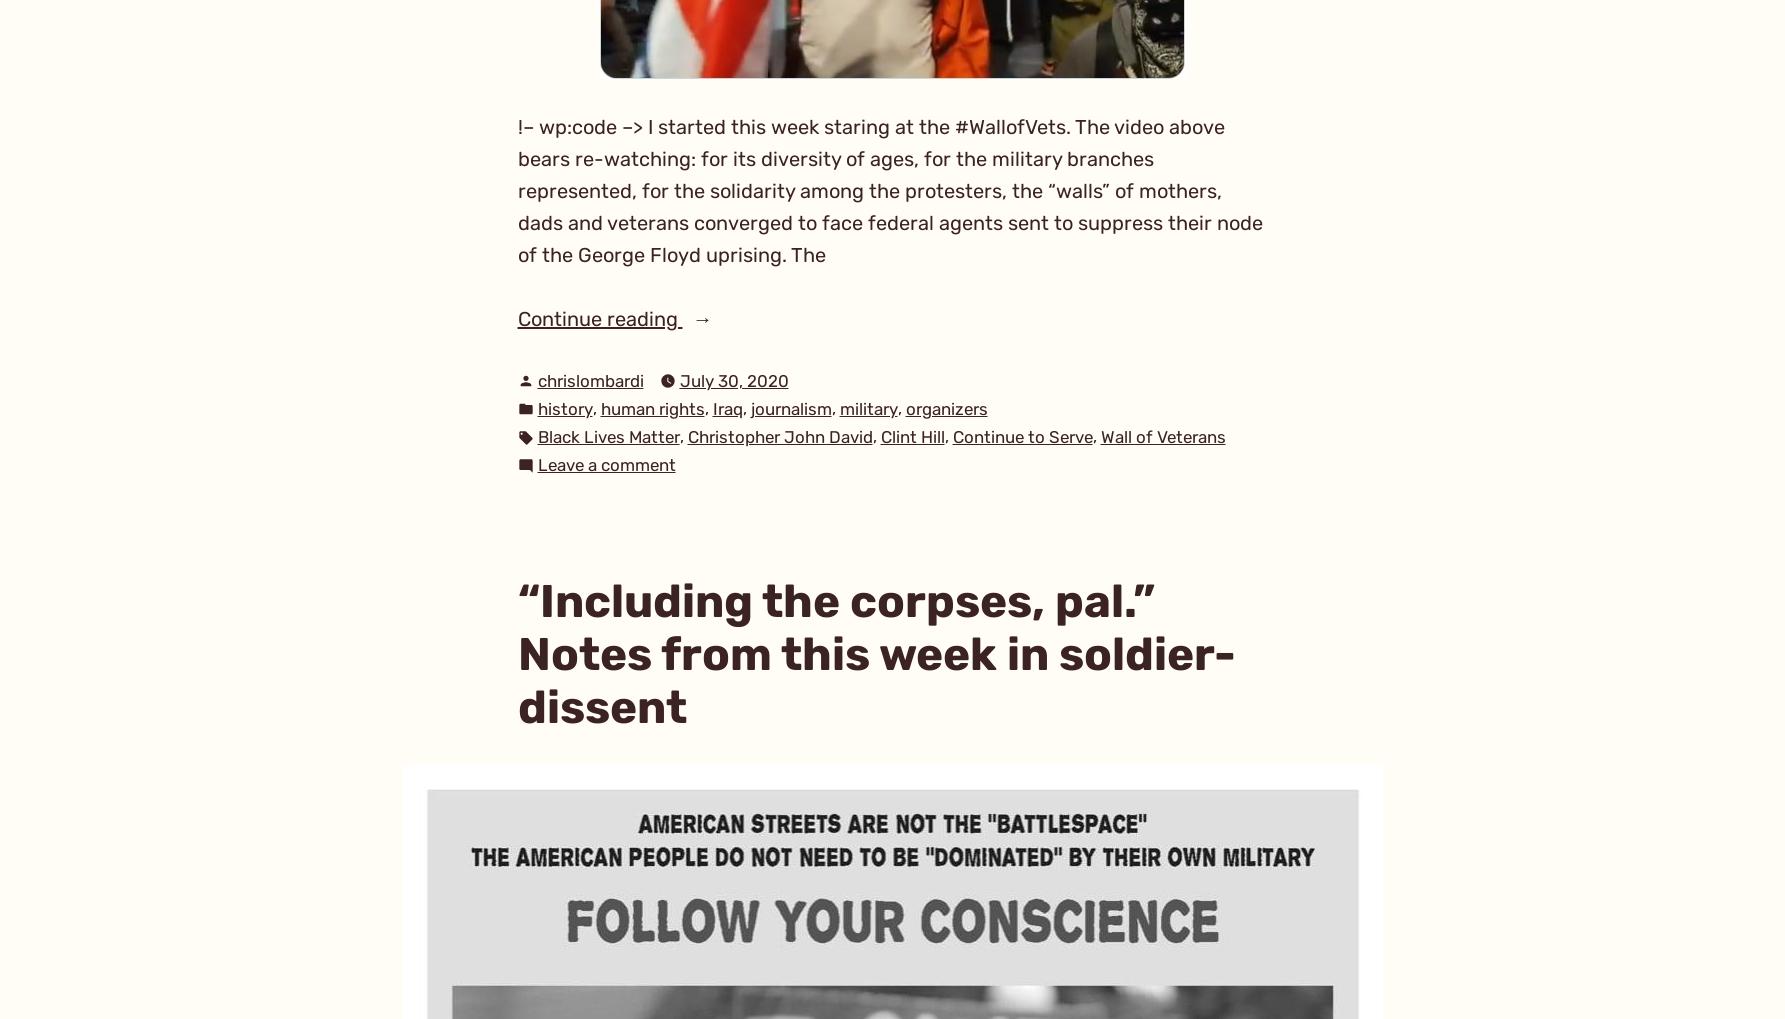 The image size is (1785, 1019). I want to click on 'chrislombardi', so click(589, 378).